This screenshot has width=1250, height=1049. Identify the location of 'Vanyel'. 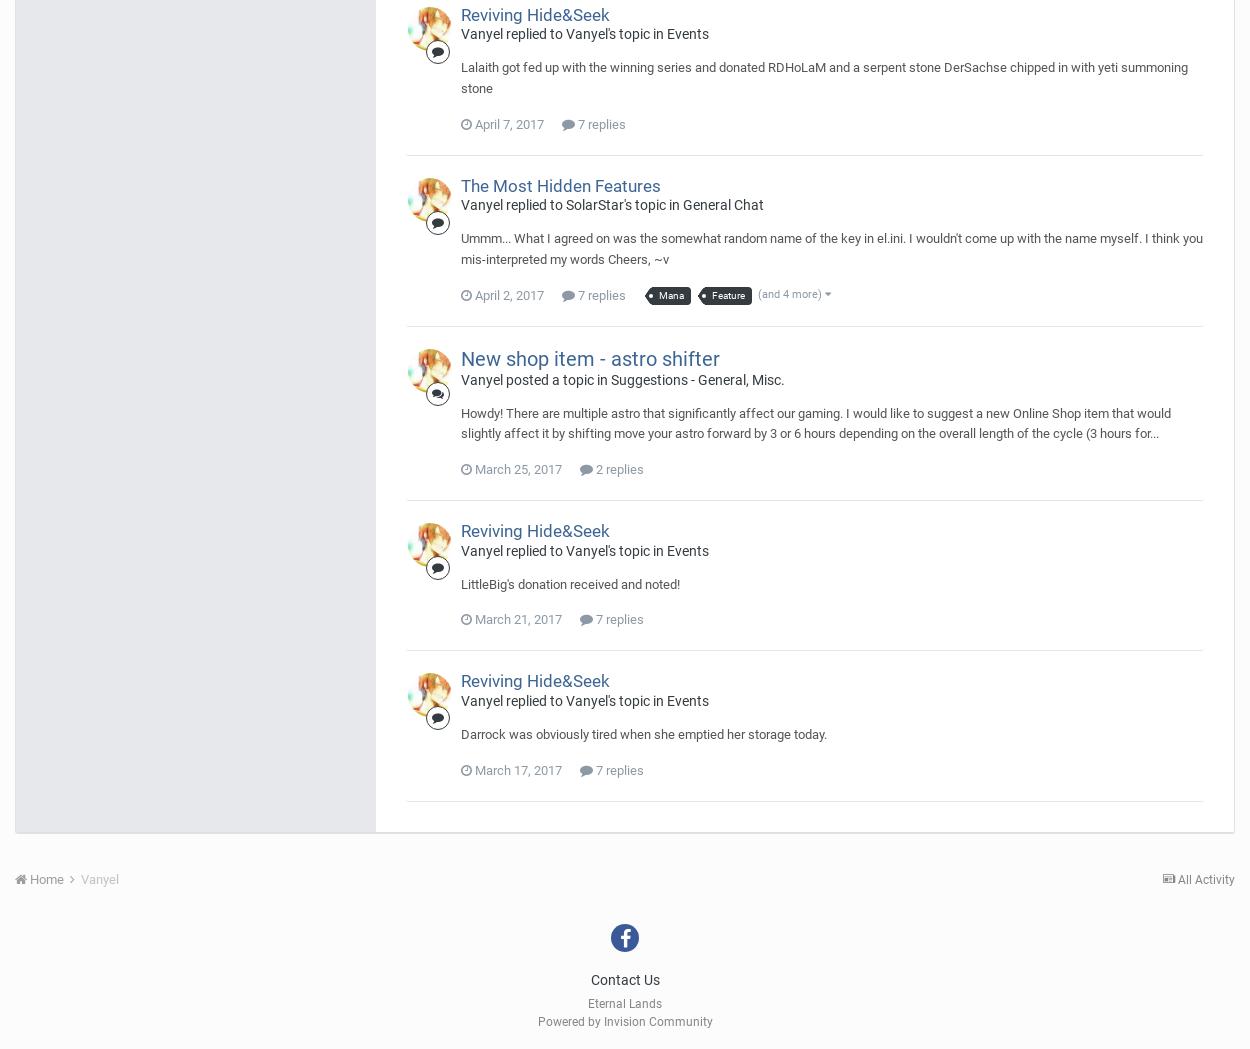
(99, 878).